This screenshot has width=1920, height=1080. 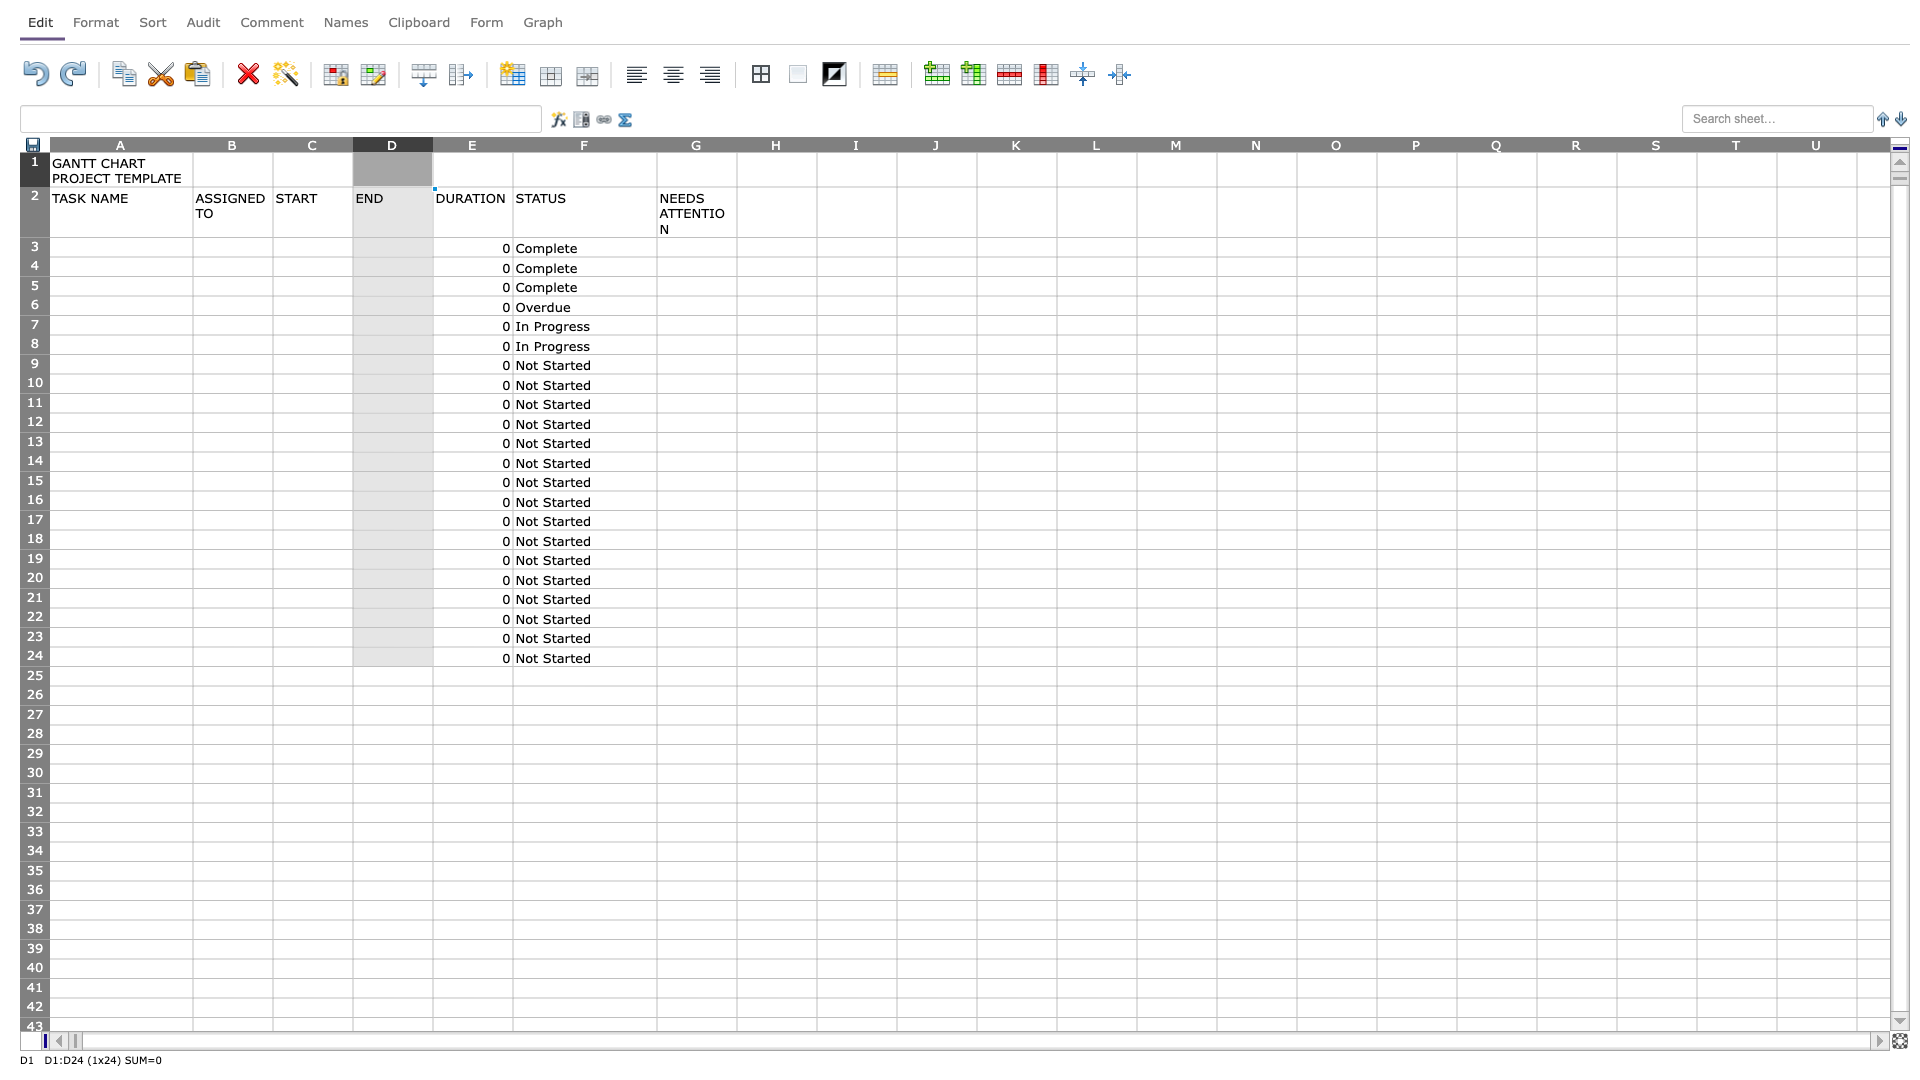 I want to click on the width adjustment handle for column G, so click(x=736, y=143).